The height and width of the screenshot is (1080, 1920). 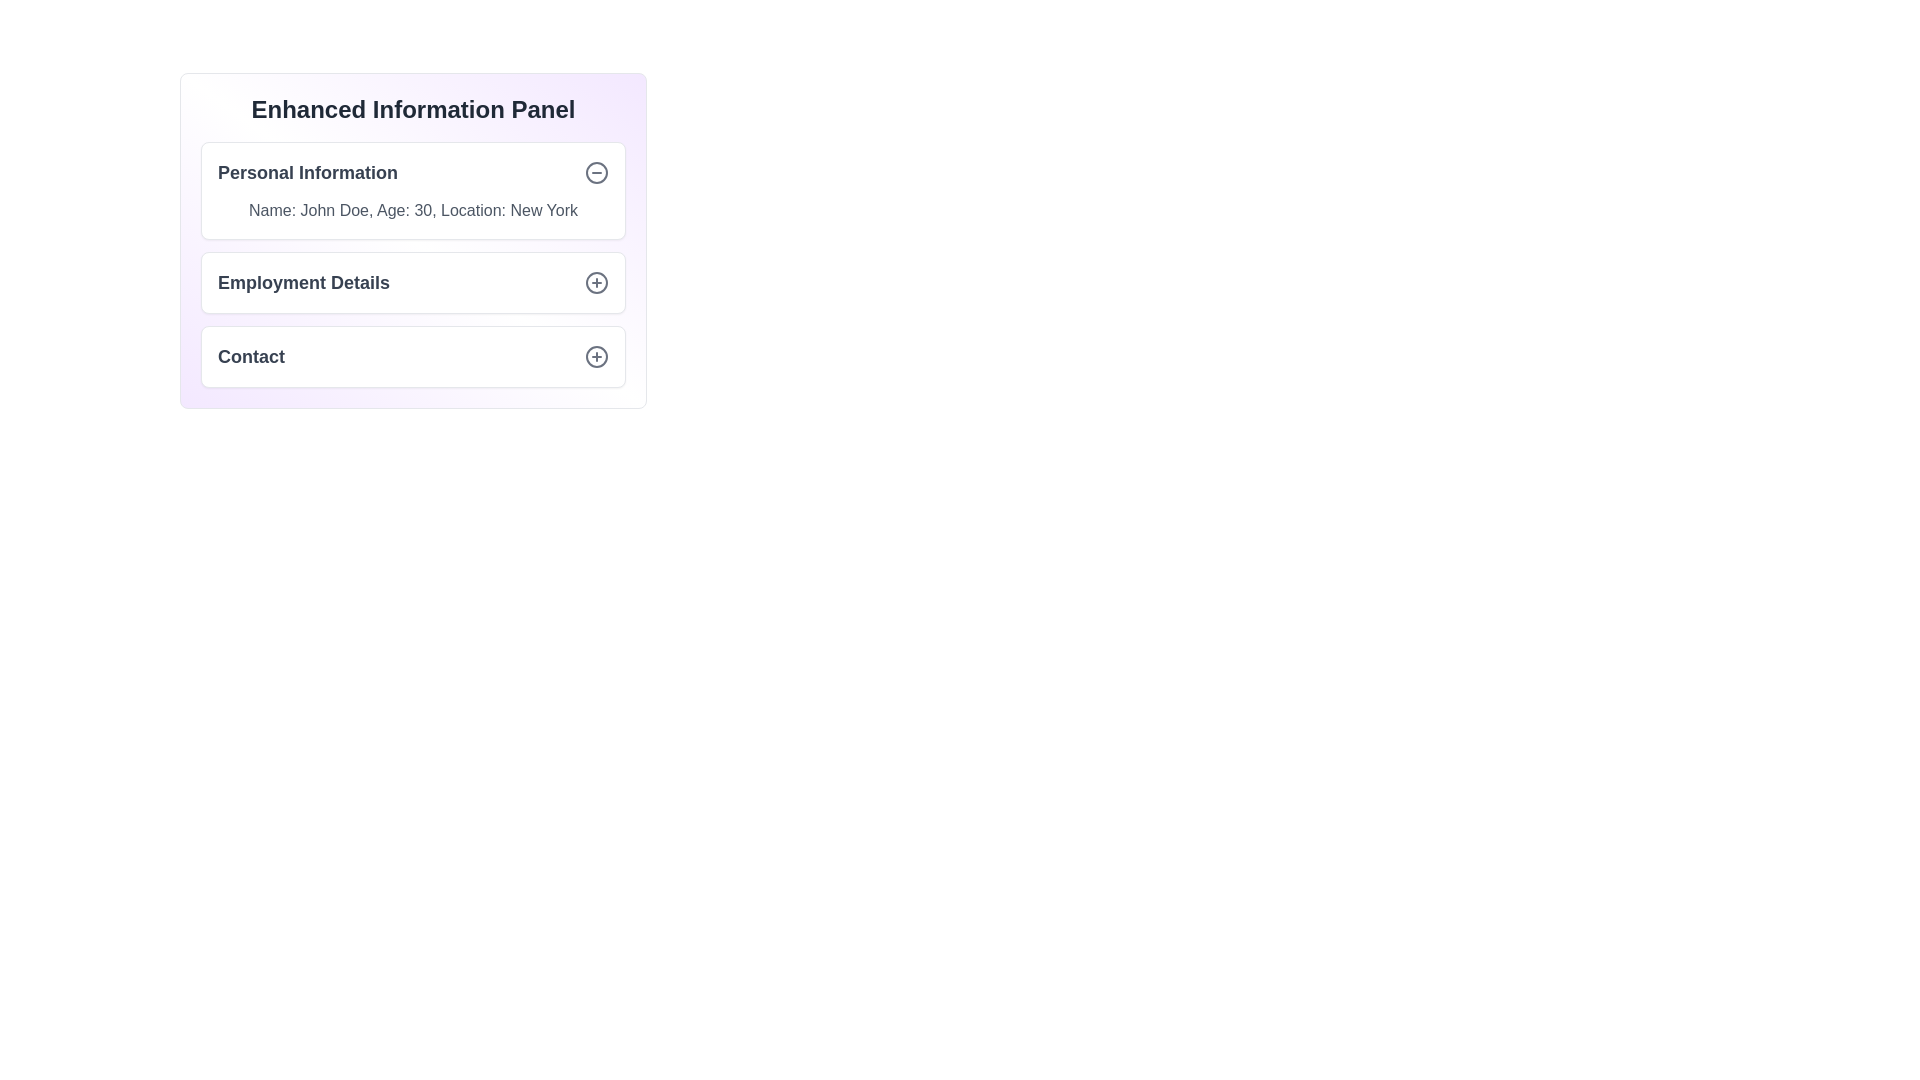 I want to click on the circular SVG graphical element that serves as a control or status indicator located to the right of the 'Personal Information' section header in the 'Enhanced Information Panel', so click(x=595, y=172).